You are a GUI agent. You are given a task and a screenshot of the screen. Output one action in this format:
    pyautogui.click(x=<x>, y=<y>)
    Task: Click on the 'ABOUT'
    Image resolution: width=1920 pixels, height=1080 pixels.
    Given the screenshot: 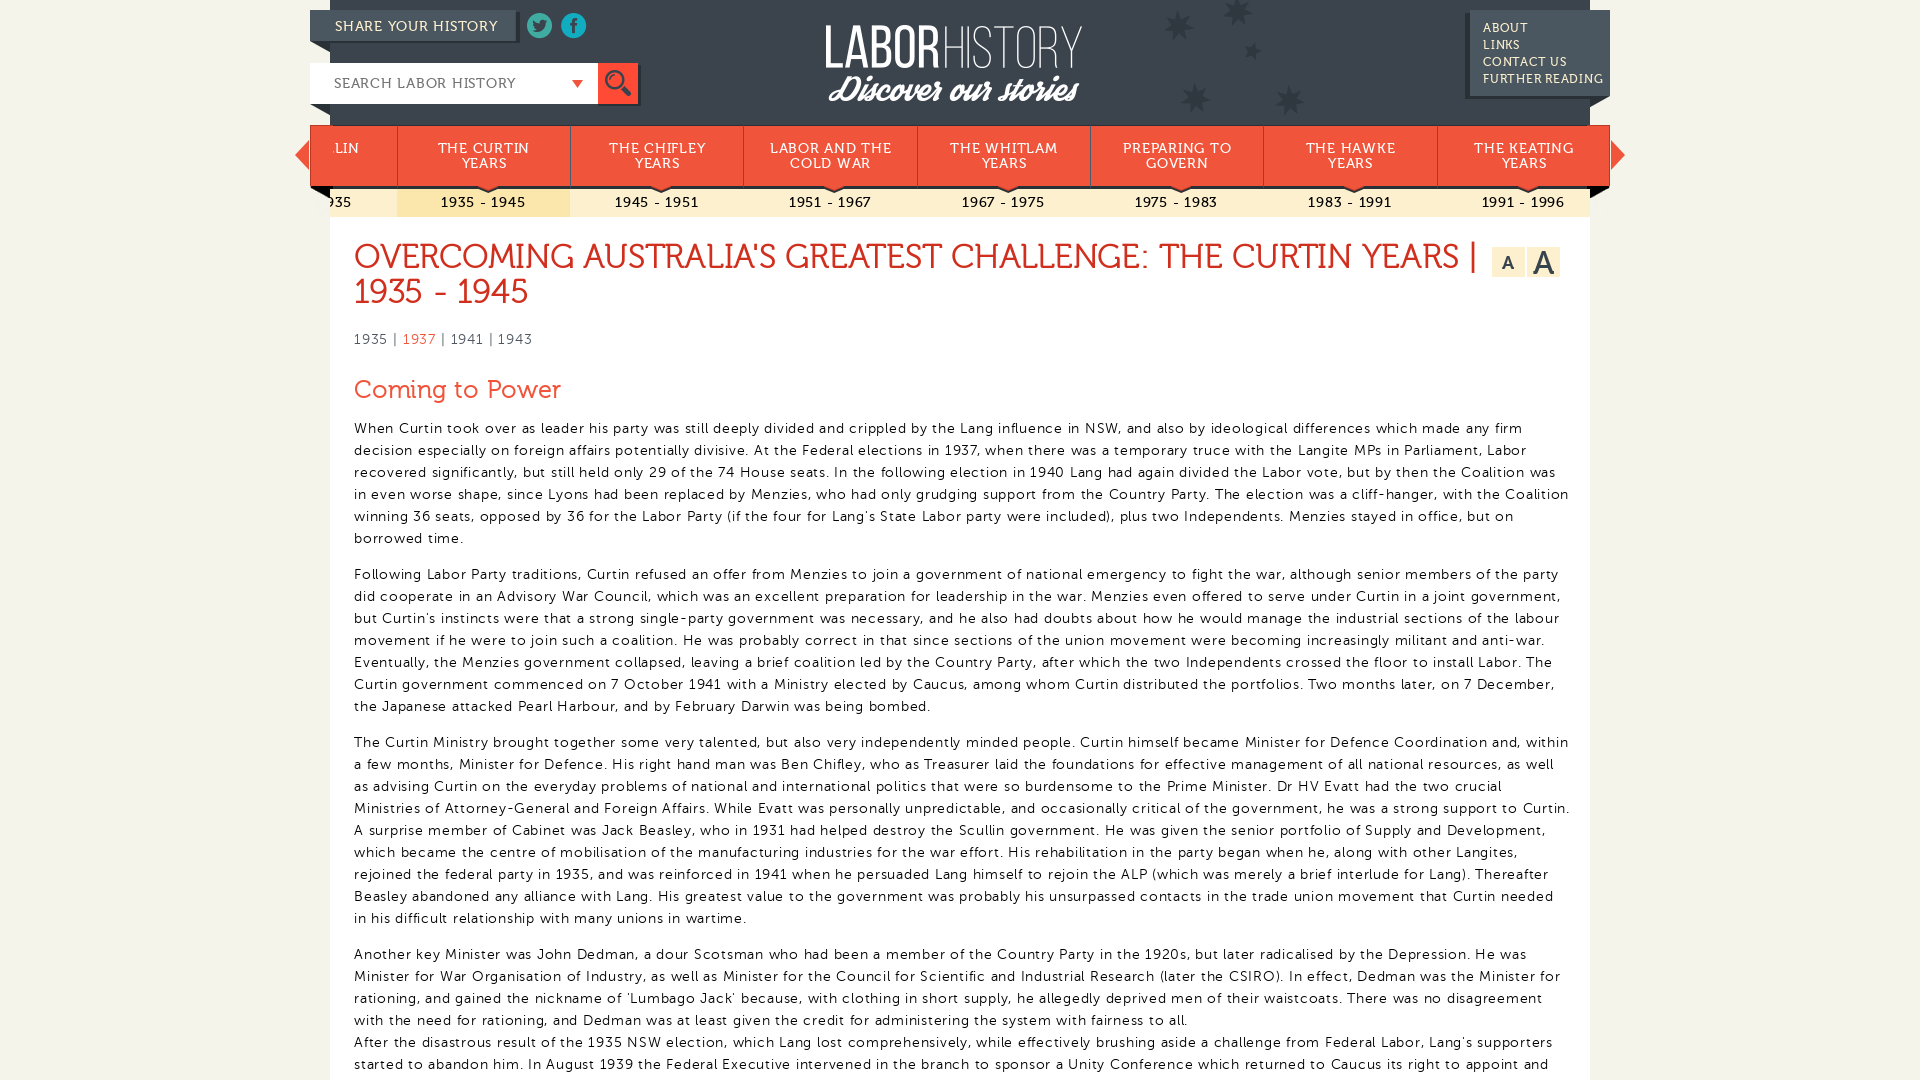 What is the action you would take?
    pyautogui.click(x=1483, y=27)
    